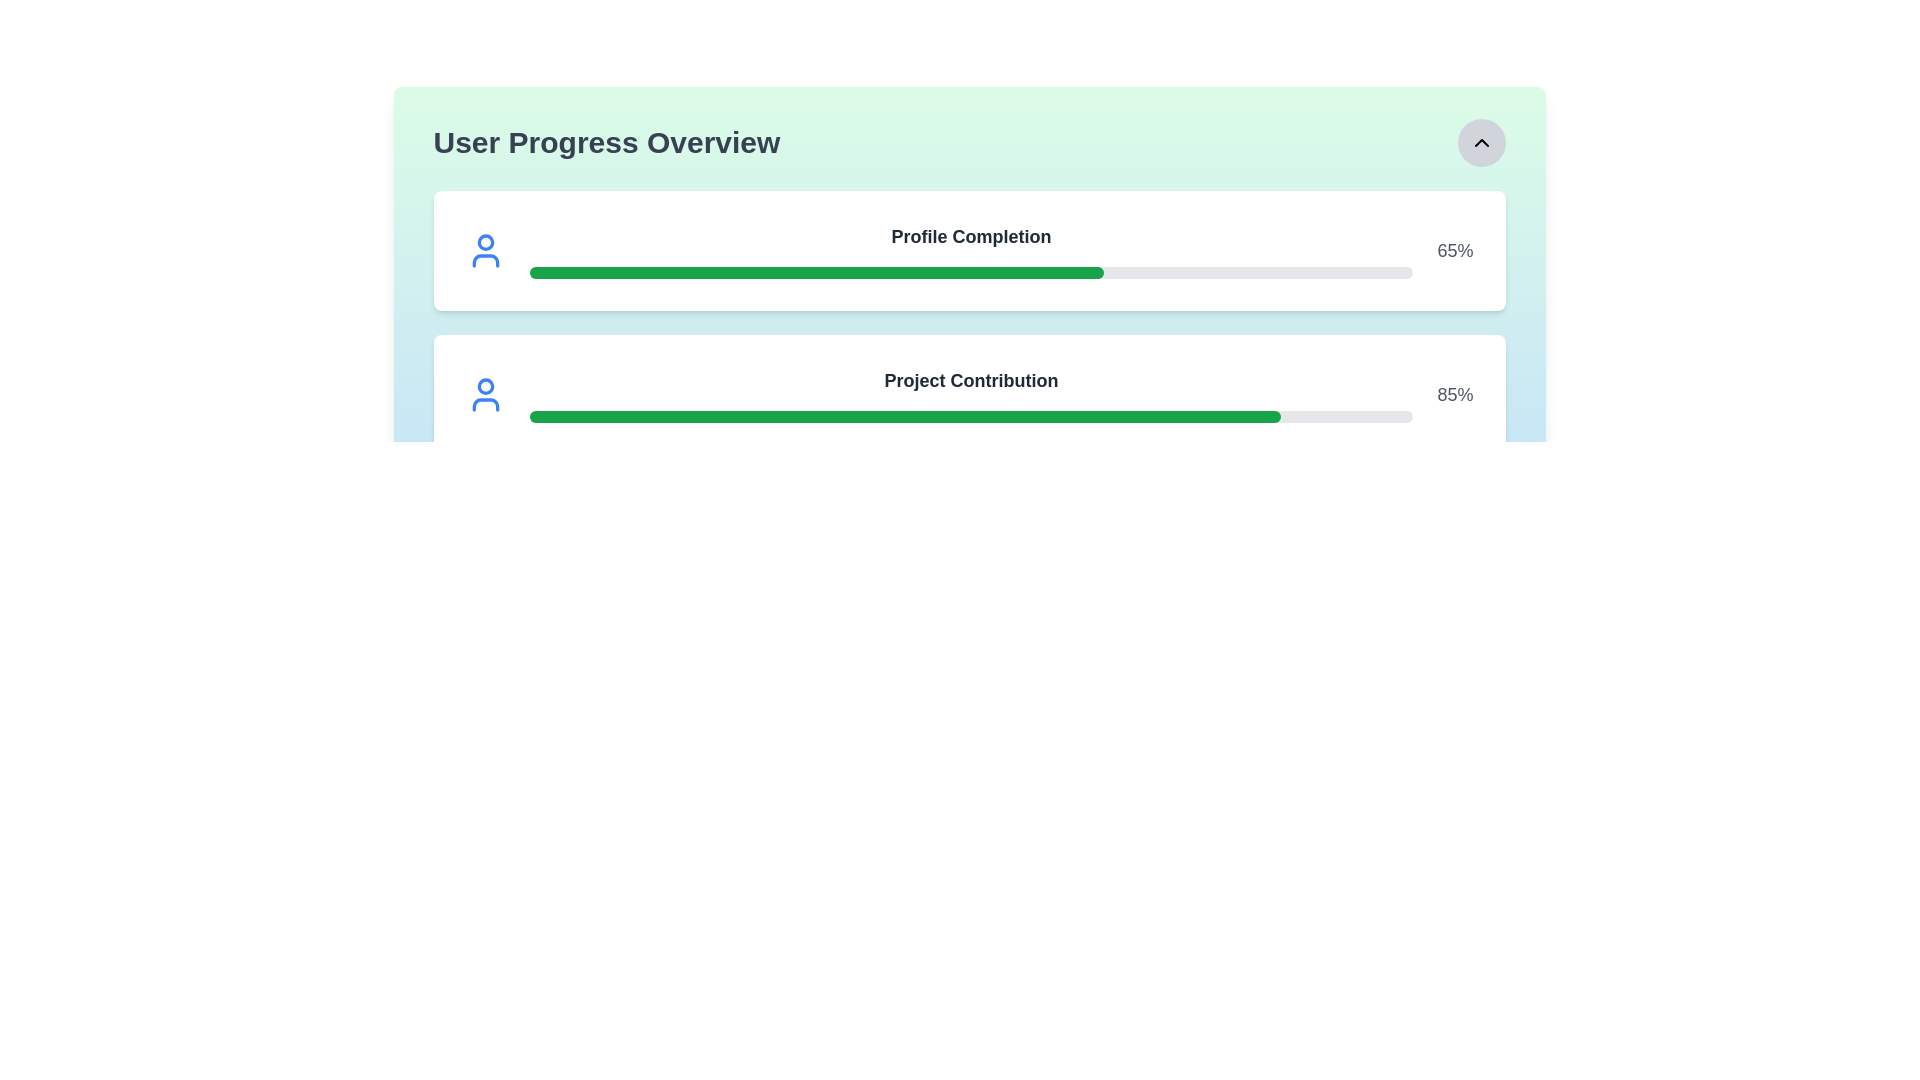 This screenshot has height=1080, width=1920. Describe the element at coordinates (485, 405) in the screenshot. I see `the lower portion of the user's icon in the 'User Progress Overview' section, specifically next to the 'Project Contribution' progress bar` at that location.